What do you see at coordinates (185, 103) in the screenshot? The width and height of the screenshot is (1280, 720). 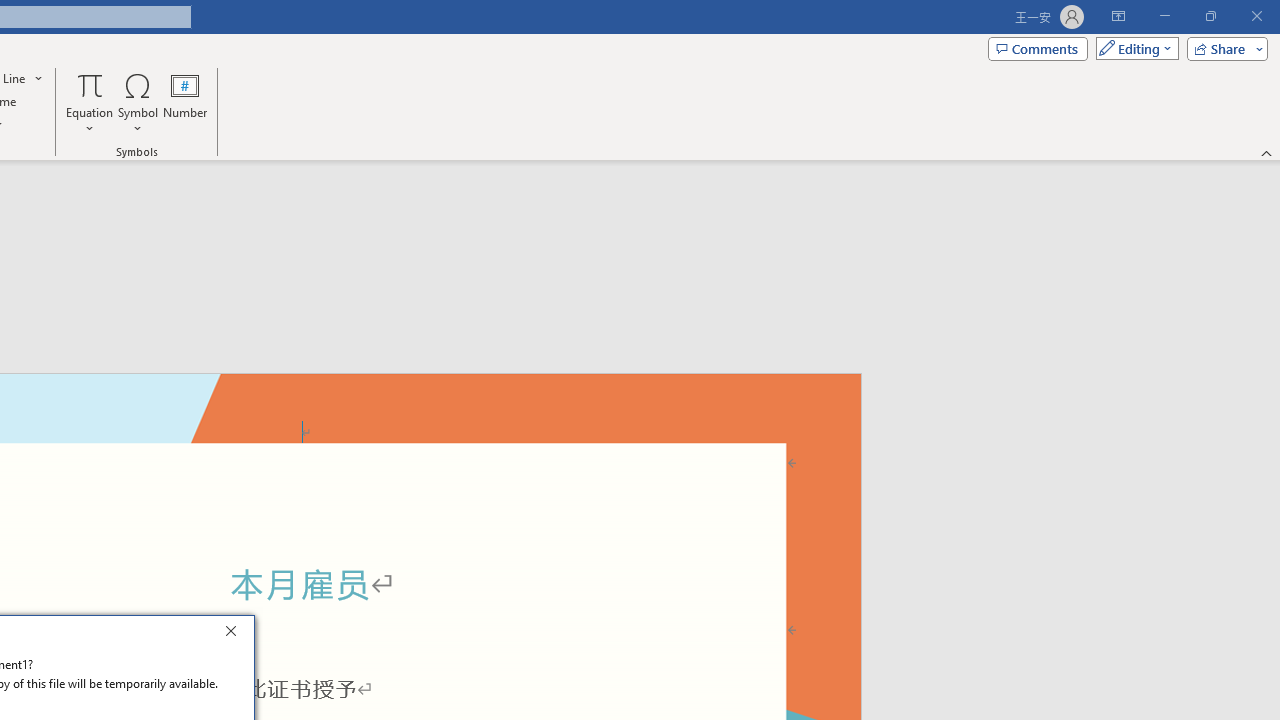 I see `'Number...'` at bounding box center [185, 103].